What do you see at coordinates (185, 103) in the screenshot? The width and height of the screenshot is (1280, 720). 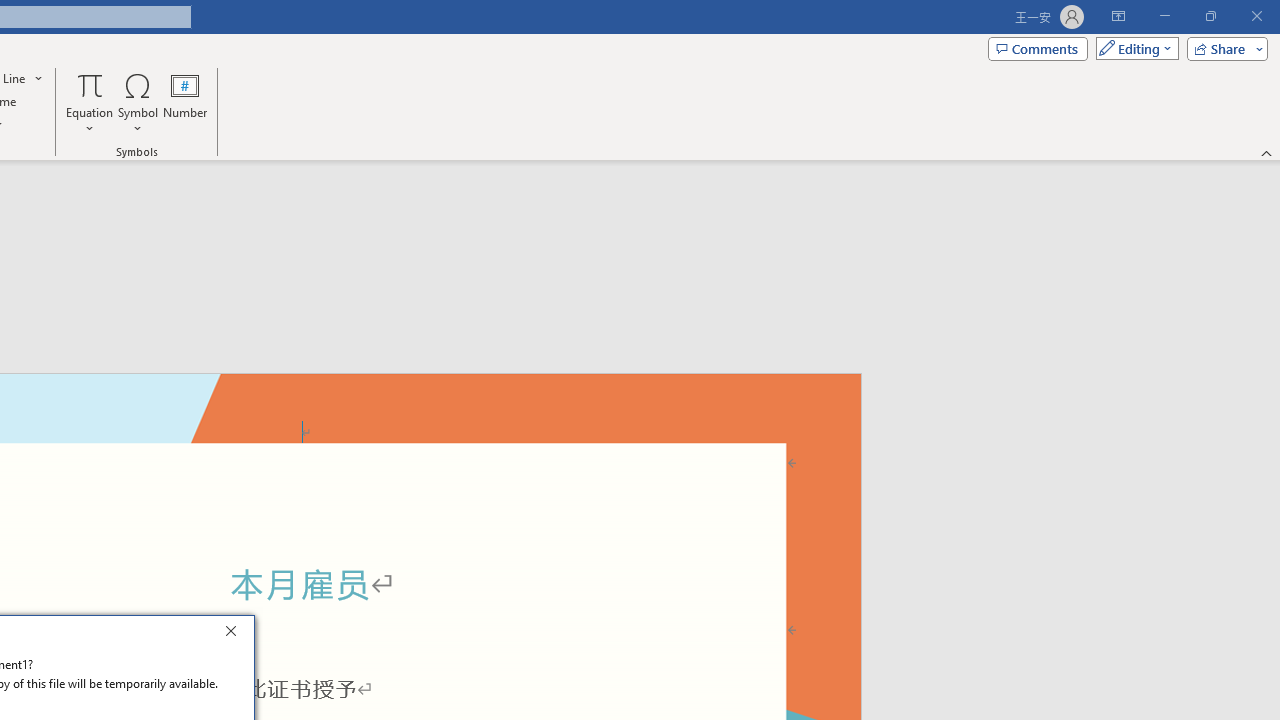 I see `'Number...'` at bounding box center [185, 103].